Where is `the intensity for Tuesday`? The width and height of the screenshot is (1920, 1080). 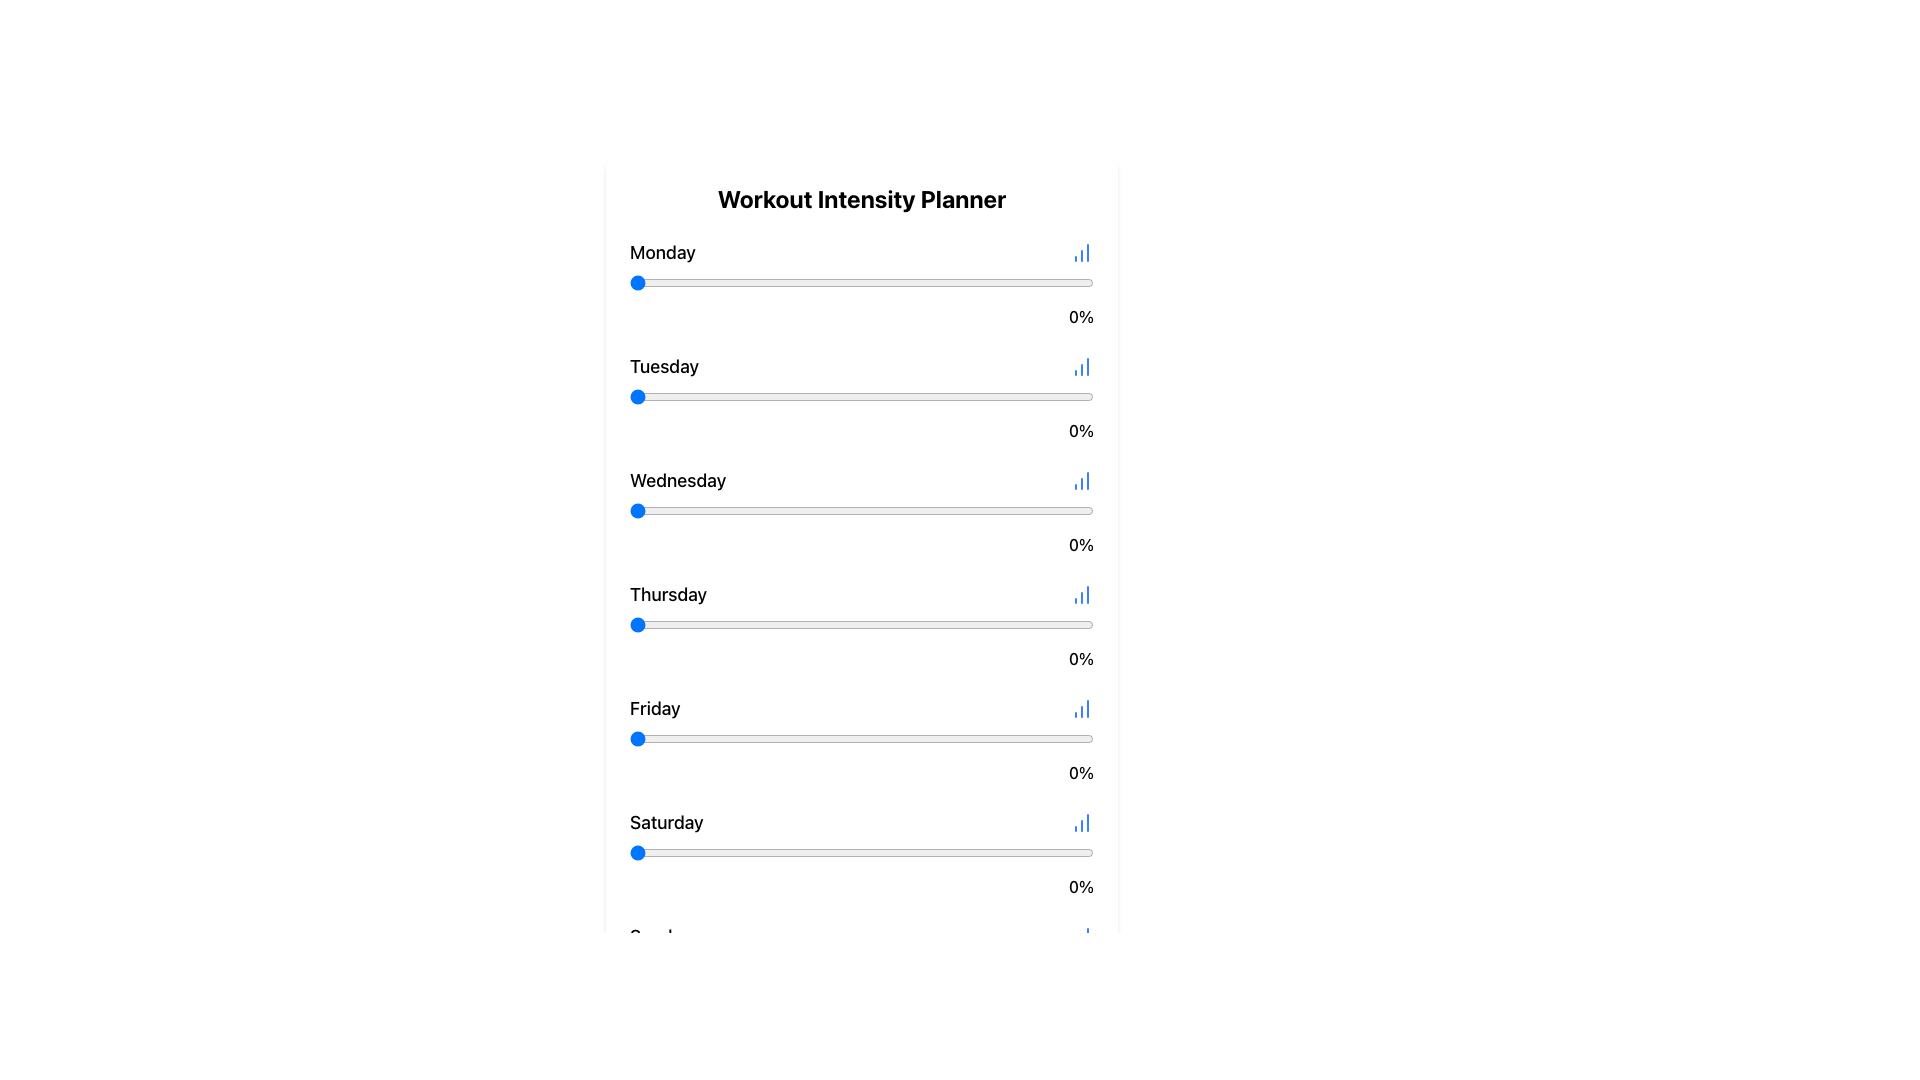 the intensity for Tuesday is located at coordinates (884, 397).